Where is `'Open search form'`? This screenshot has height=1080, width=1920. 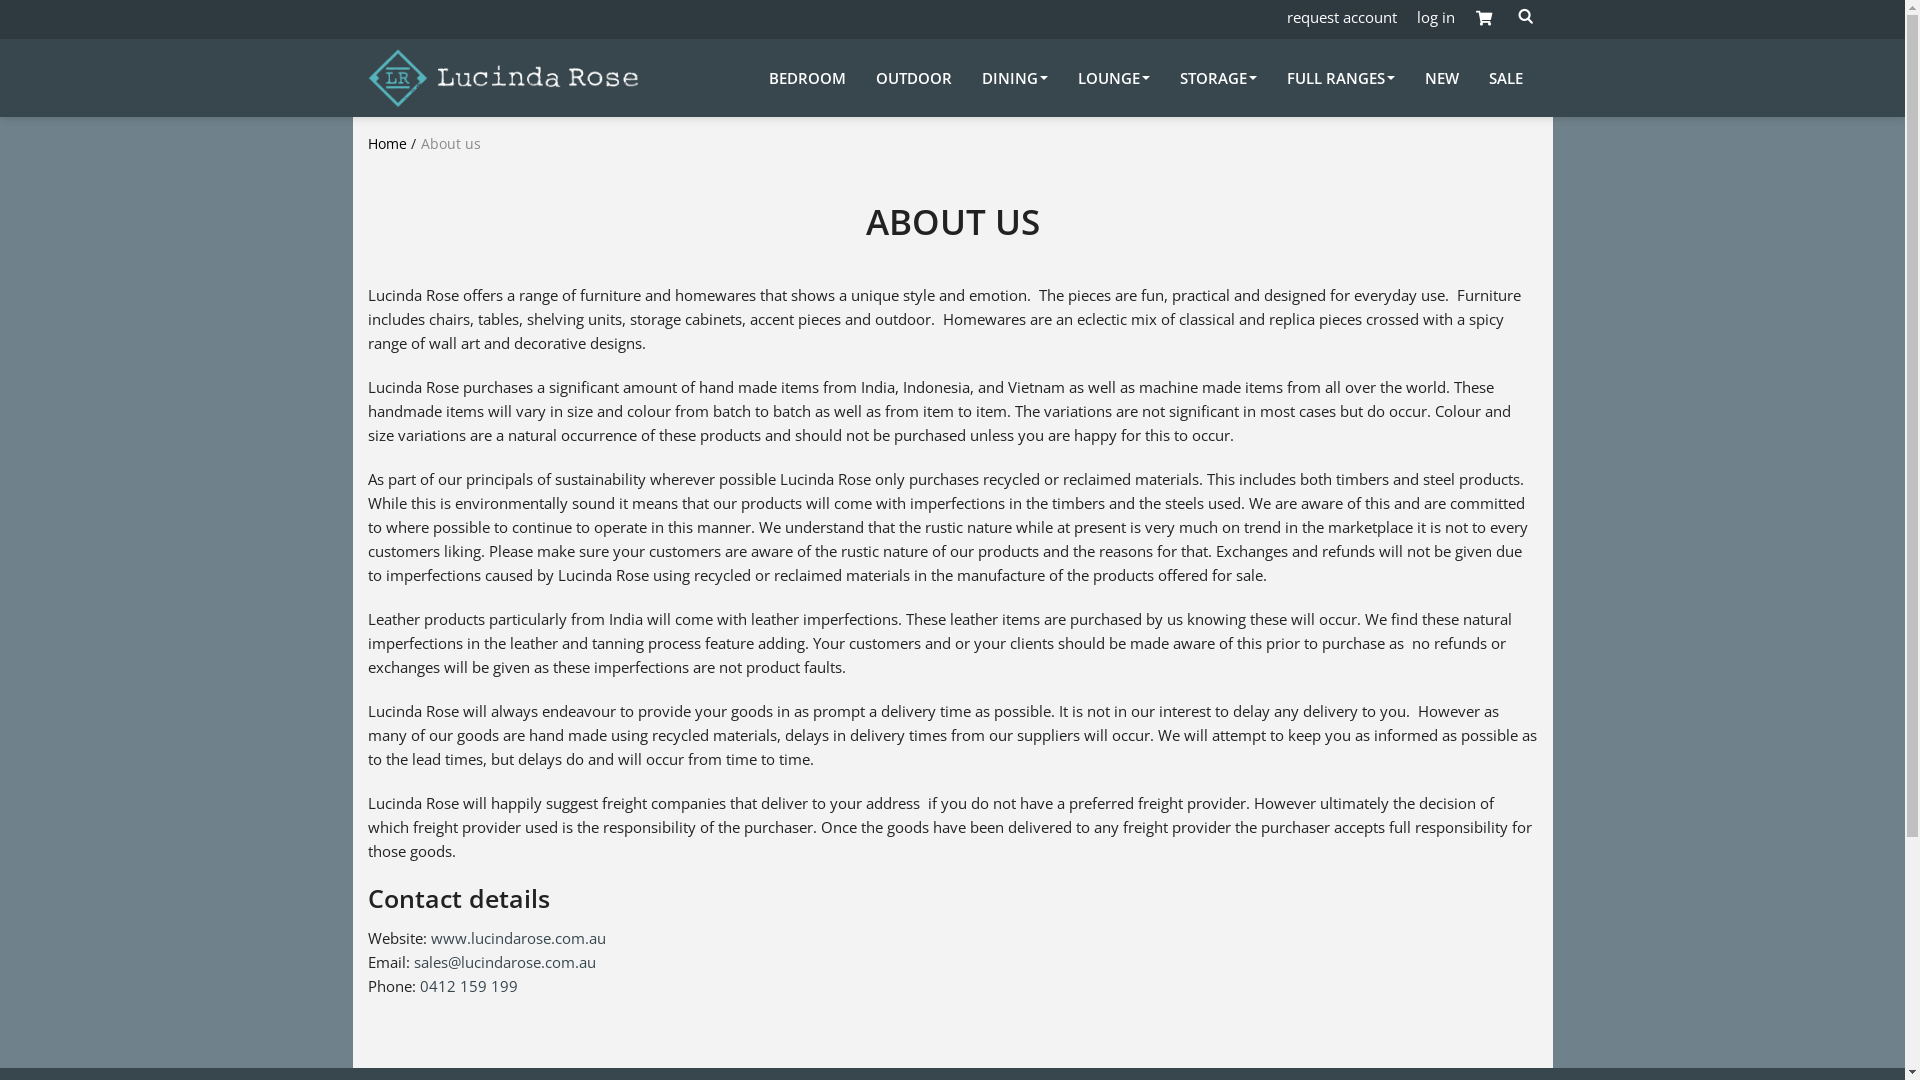 'Open search form' is located at coordinates (1512, 16).